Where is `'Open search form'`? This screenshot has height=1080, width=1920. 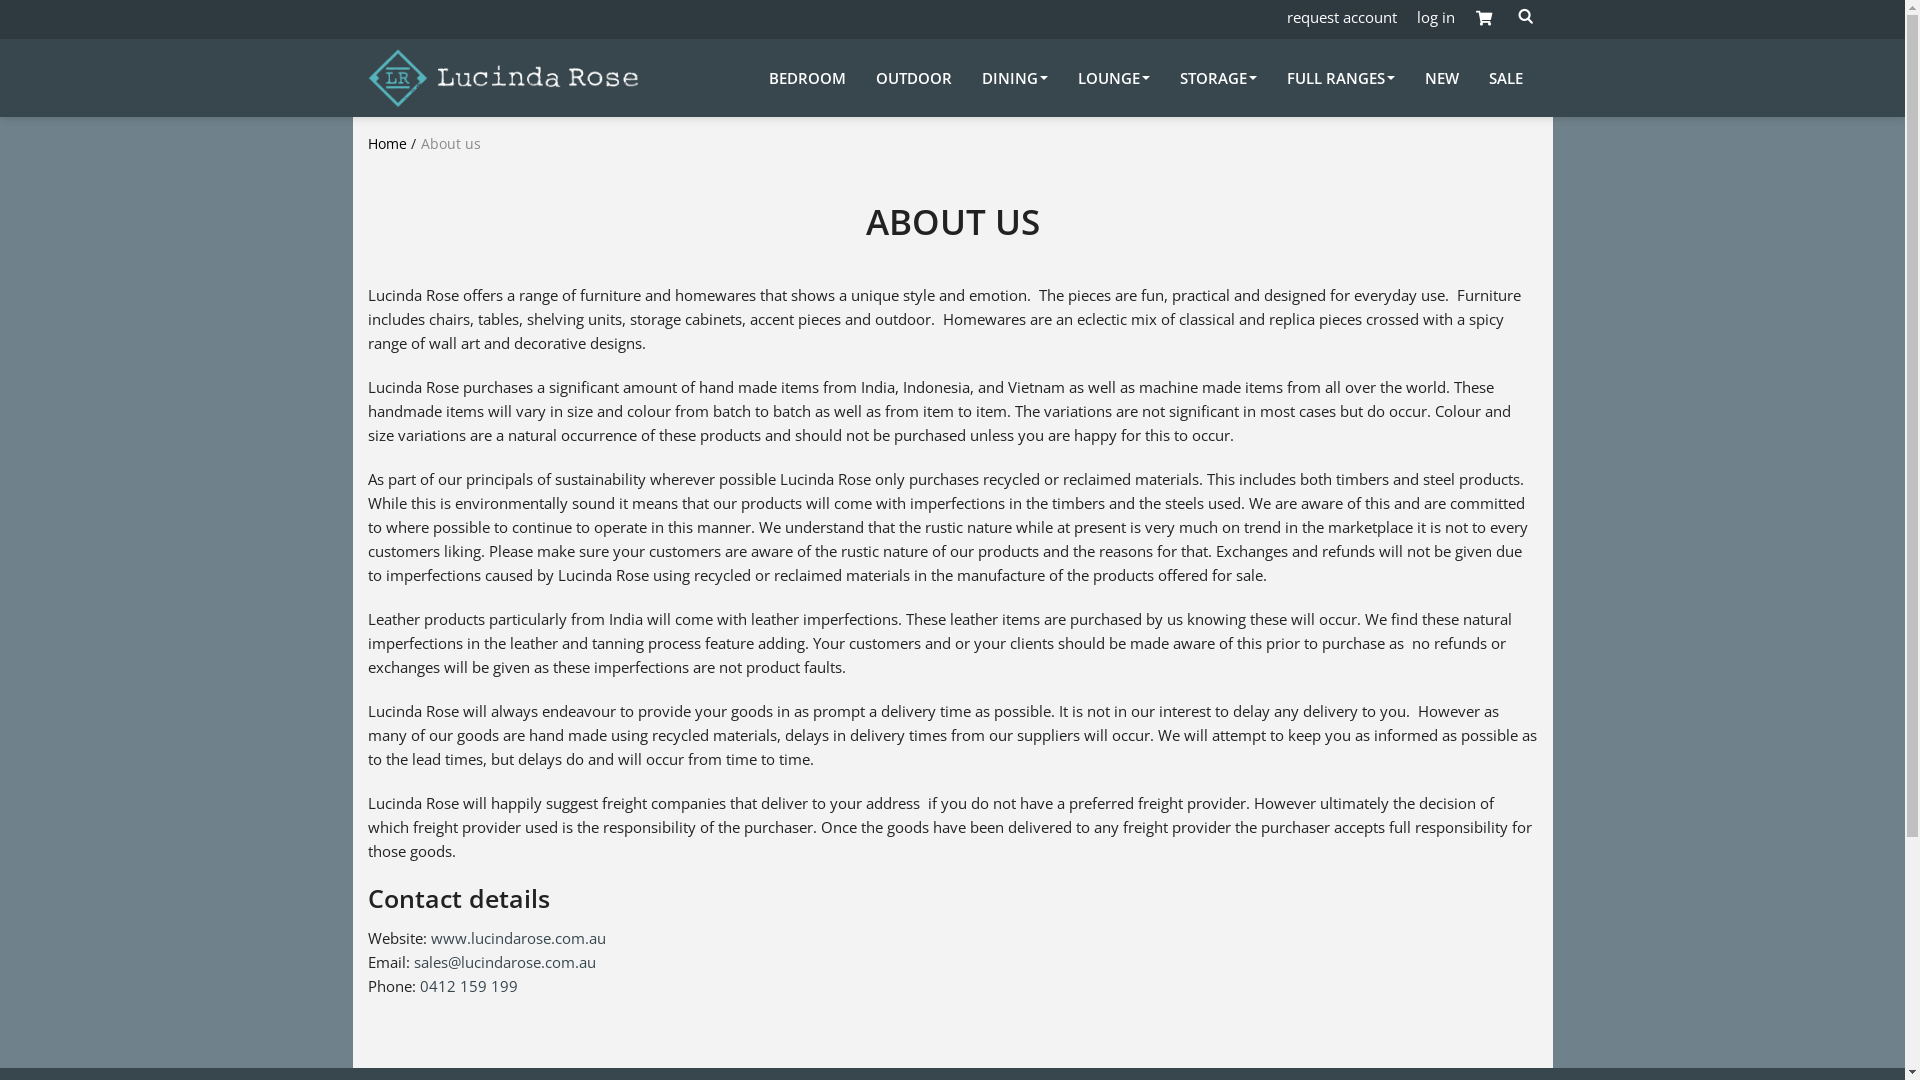 'Open search form' is located at coordinates (1512, 16).